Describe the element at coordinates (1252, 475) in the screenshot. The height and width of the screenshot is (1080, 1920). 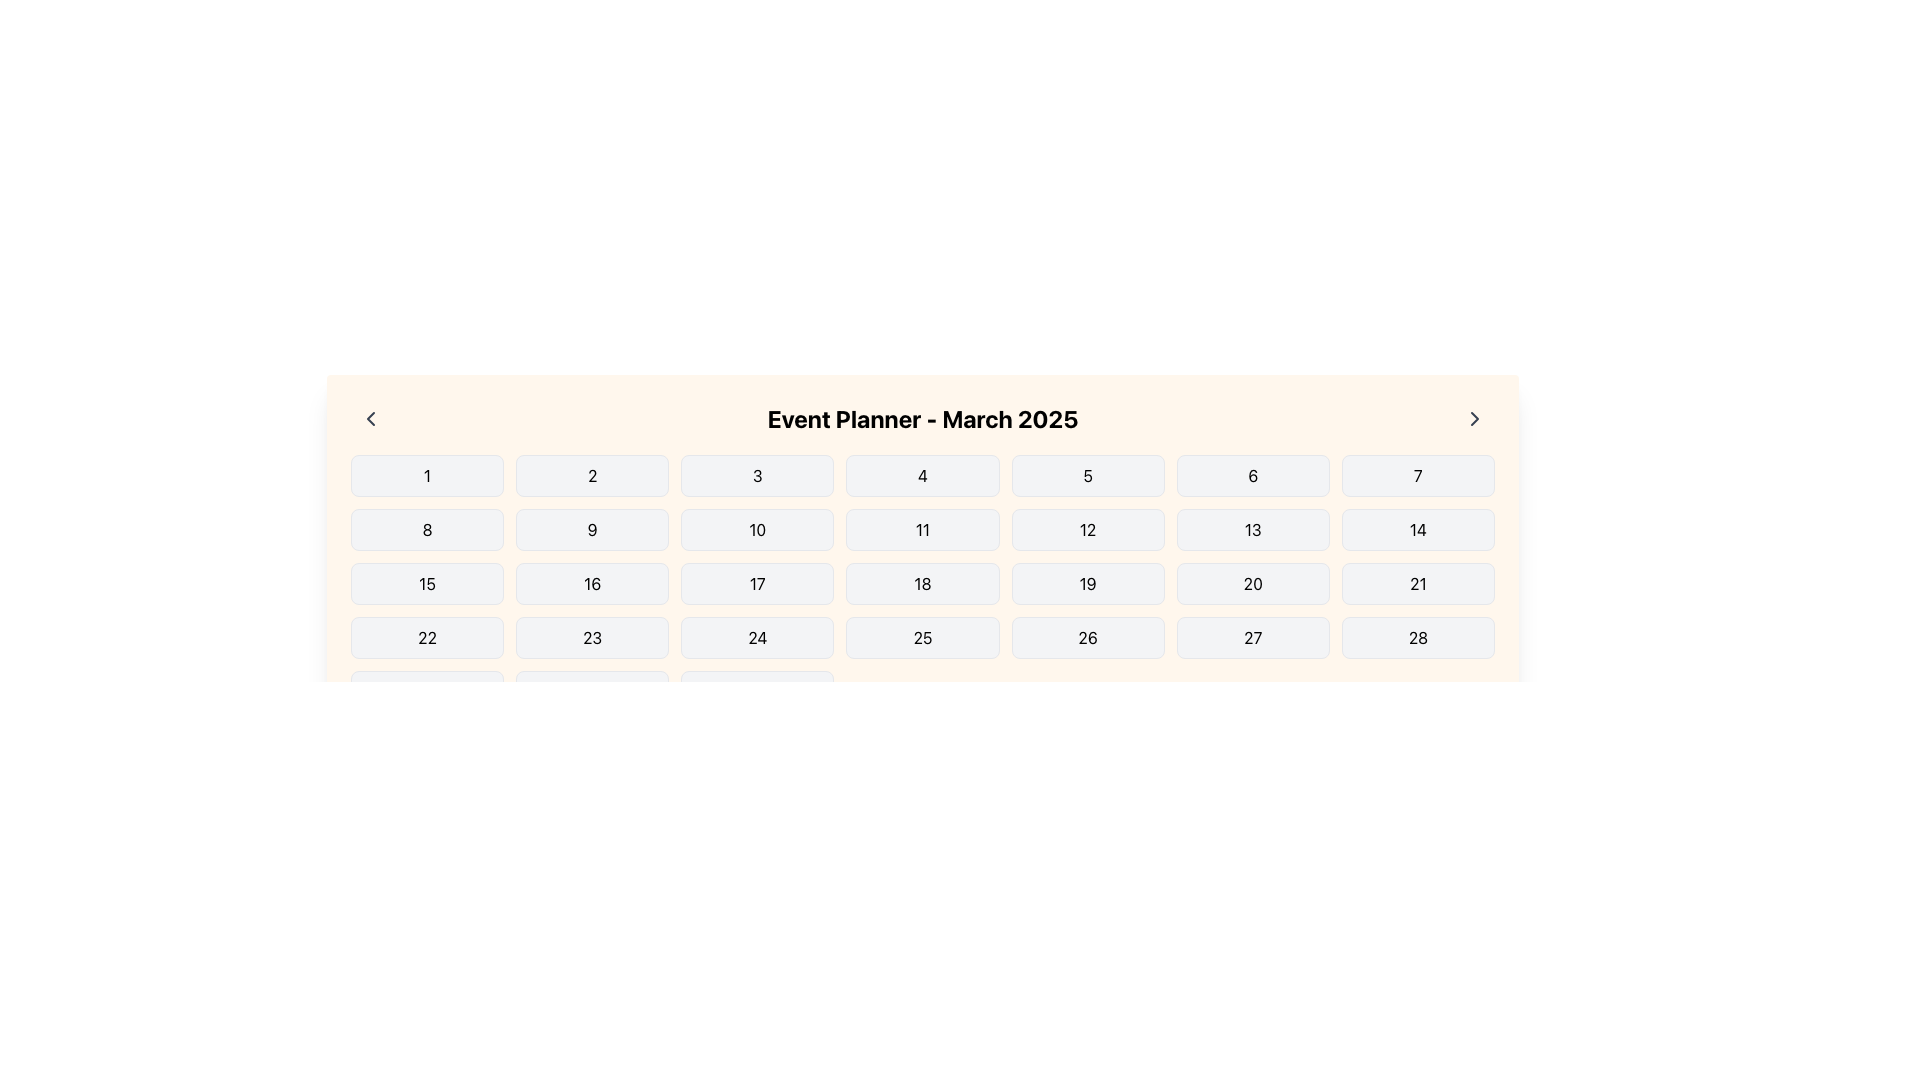
I see `the rectangular button with a light gray background and the number '6' centered in black text` at that location.